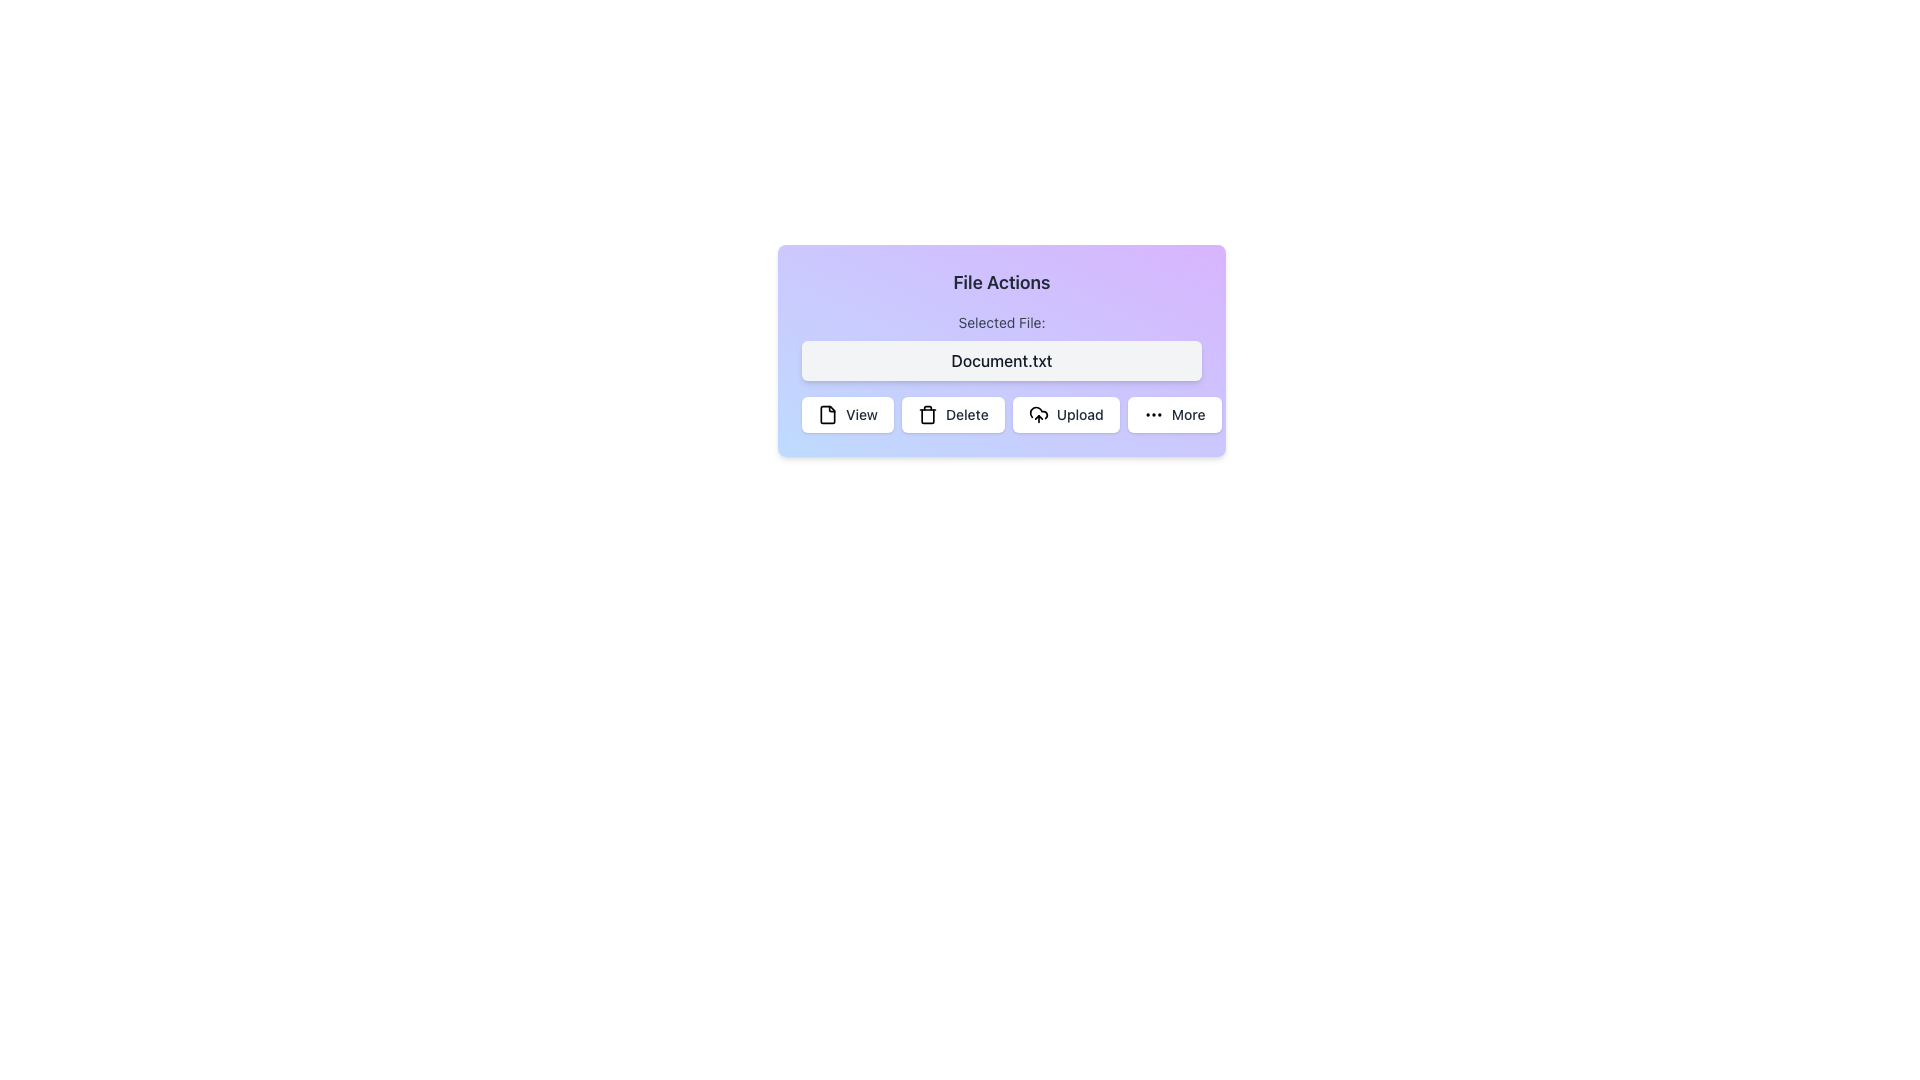 Image resolution: width=1920 pixels, height=1080 pixels. What do you see at coordinates (926, 414) in the screenshot?
I see `the delete icon located to the left of the text label 'Delete' within the second button of a horizontal group of buttons at the bottom of a card layout` at bounding box center [926, 414].